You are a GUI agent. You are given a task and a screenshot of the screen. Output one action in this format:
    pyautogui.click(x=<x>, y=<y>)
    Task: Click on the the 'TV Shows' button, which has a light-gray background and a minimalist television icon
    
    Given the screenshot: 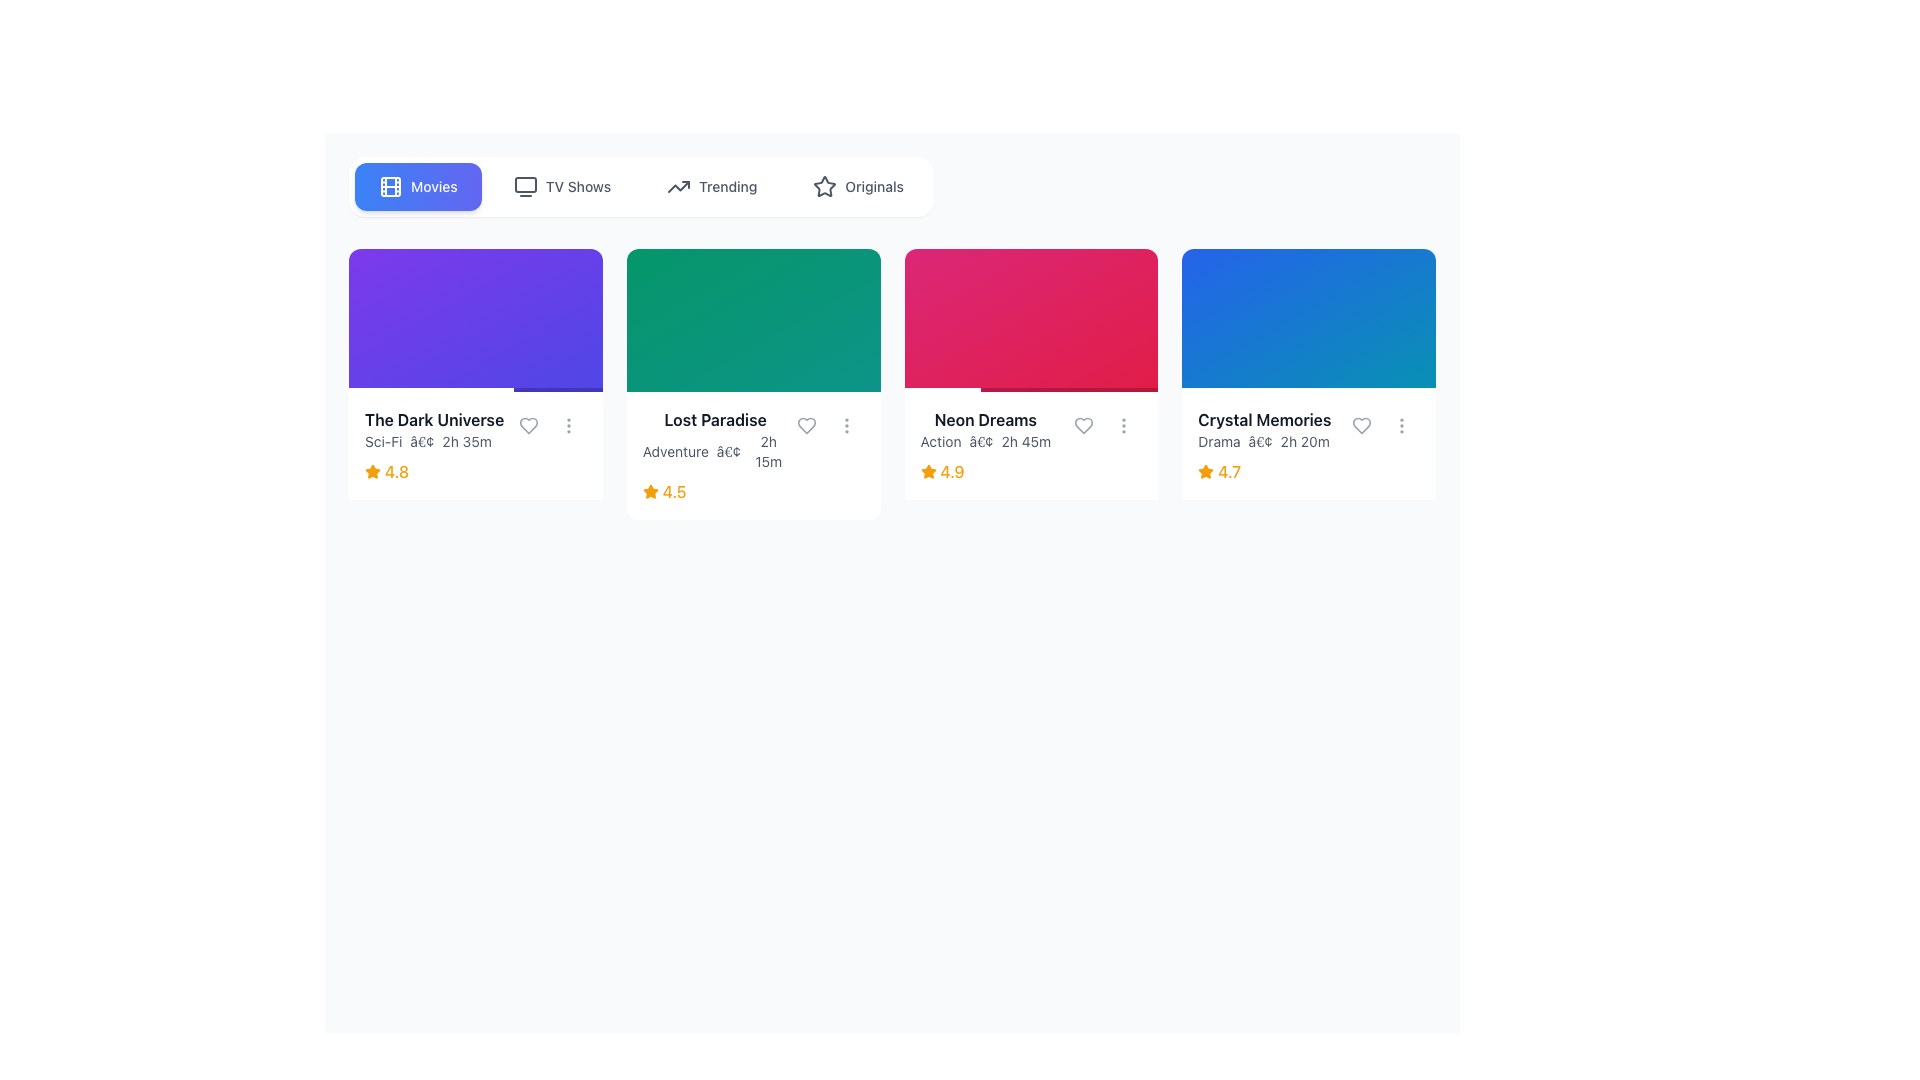 What is the action you would take?
    pyautogui.click(x=560, y=186)
    